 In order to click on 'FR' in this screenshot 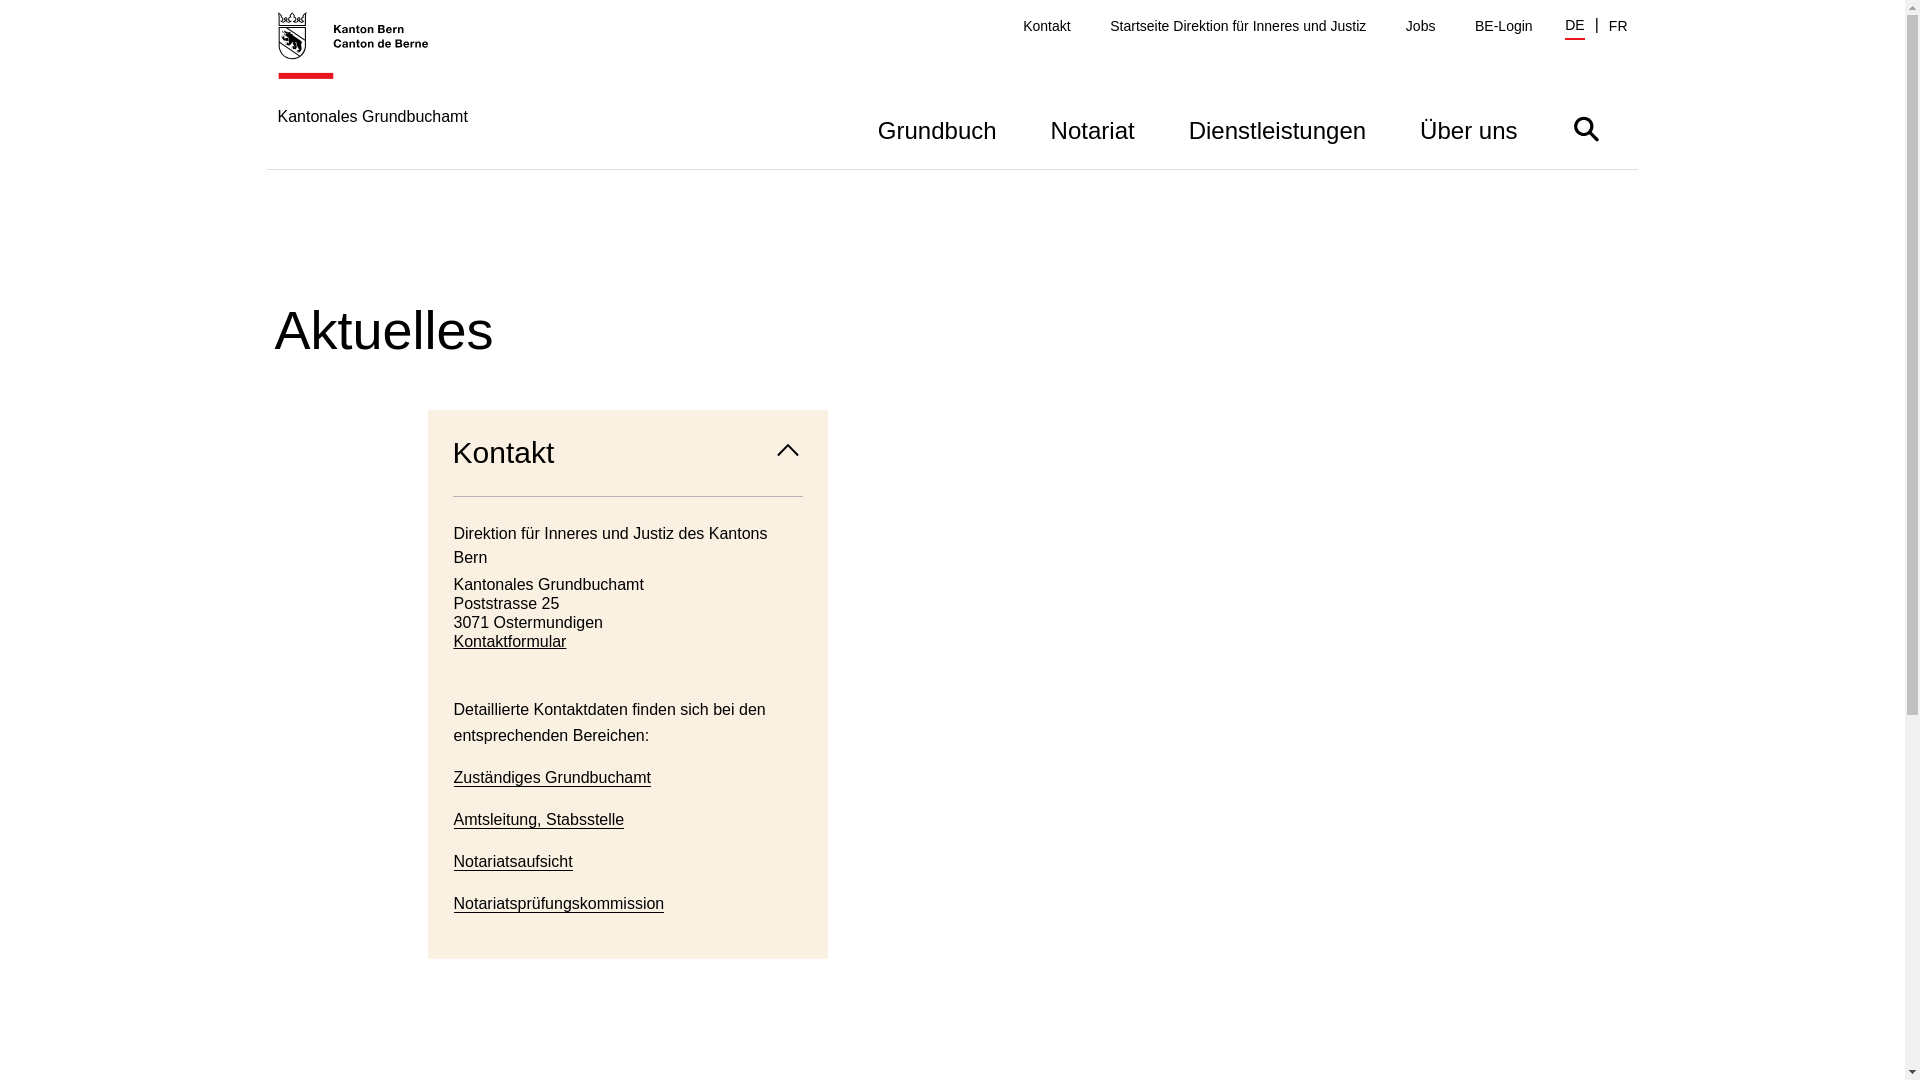, I will do `click(1618, 26)`.